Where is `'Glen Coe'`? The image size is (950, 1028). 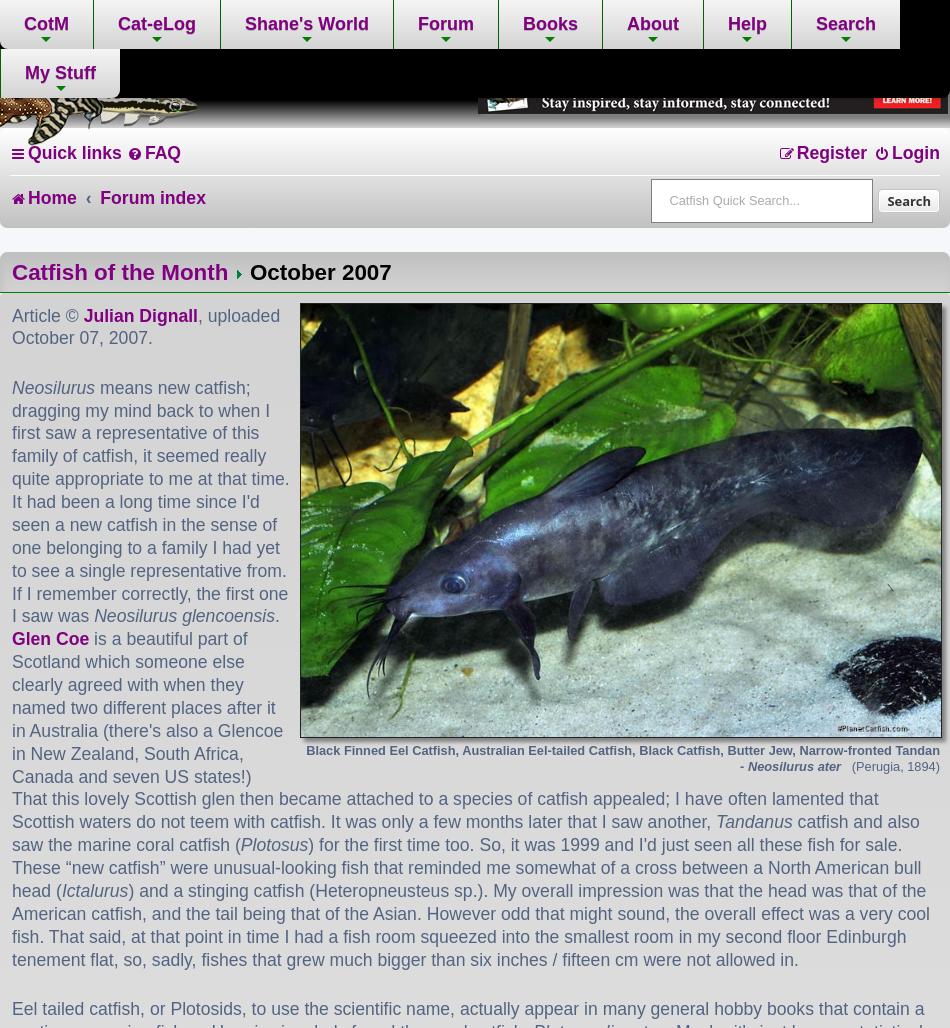 'Glen Coe' is located at coordinates (50, 638).